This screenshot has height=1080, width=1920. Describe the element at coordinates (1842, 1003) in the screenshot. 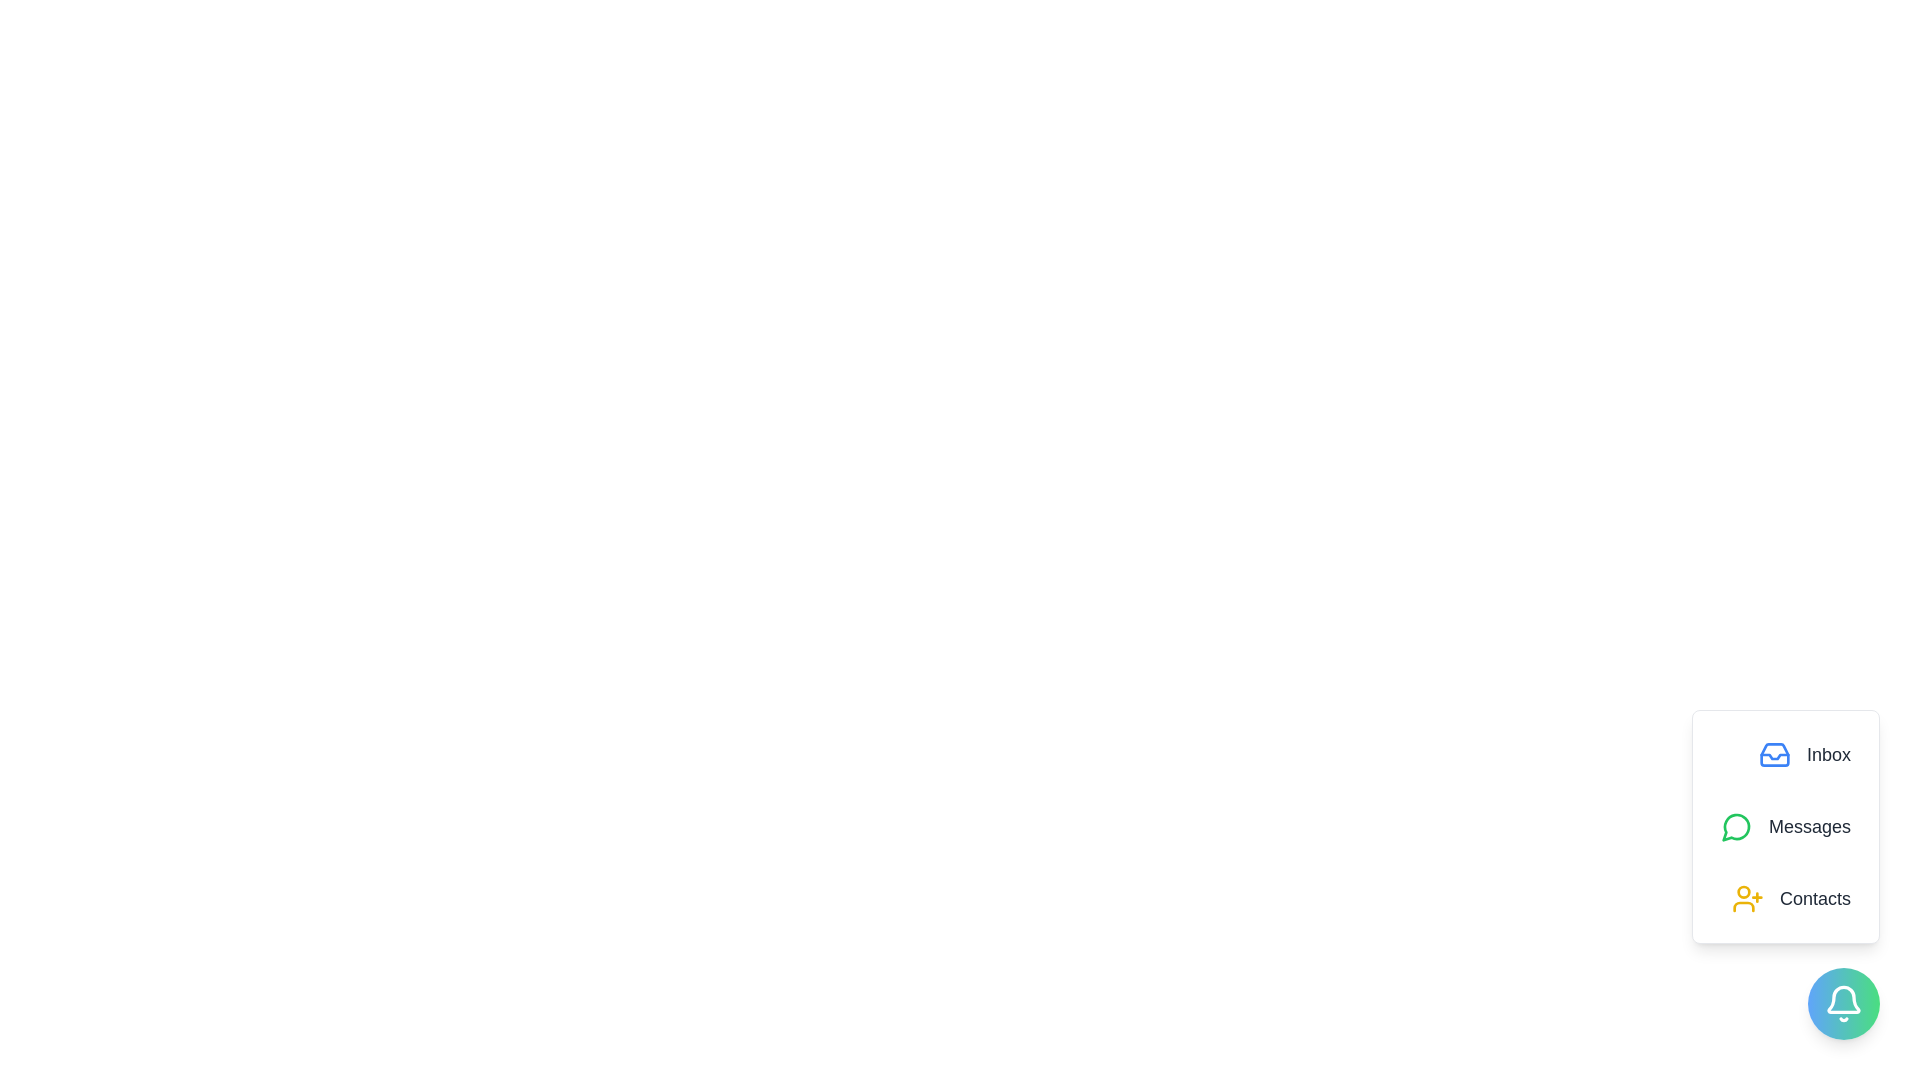

I see `the speed dial toggle button to toggle its visibility` at that location.